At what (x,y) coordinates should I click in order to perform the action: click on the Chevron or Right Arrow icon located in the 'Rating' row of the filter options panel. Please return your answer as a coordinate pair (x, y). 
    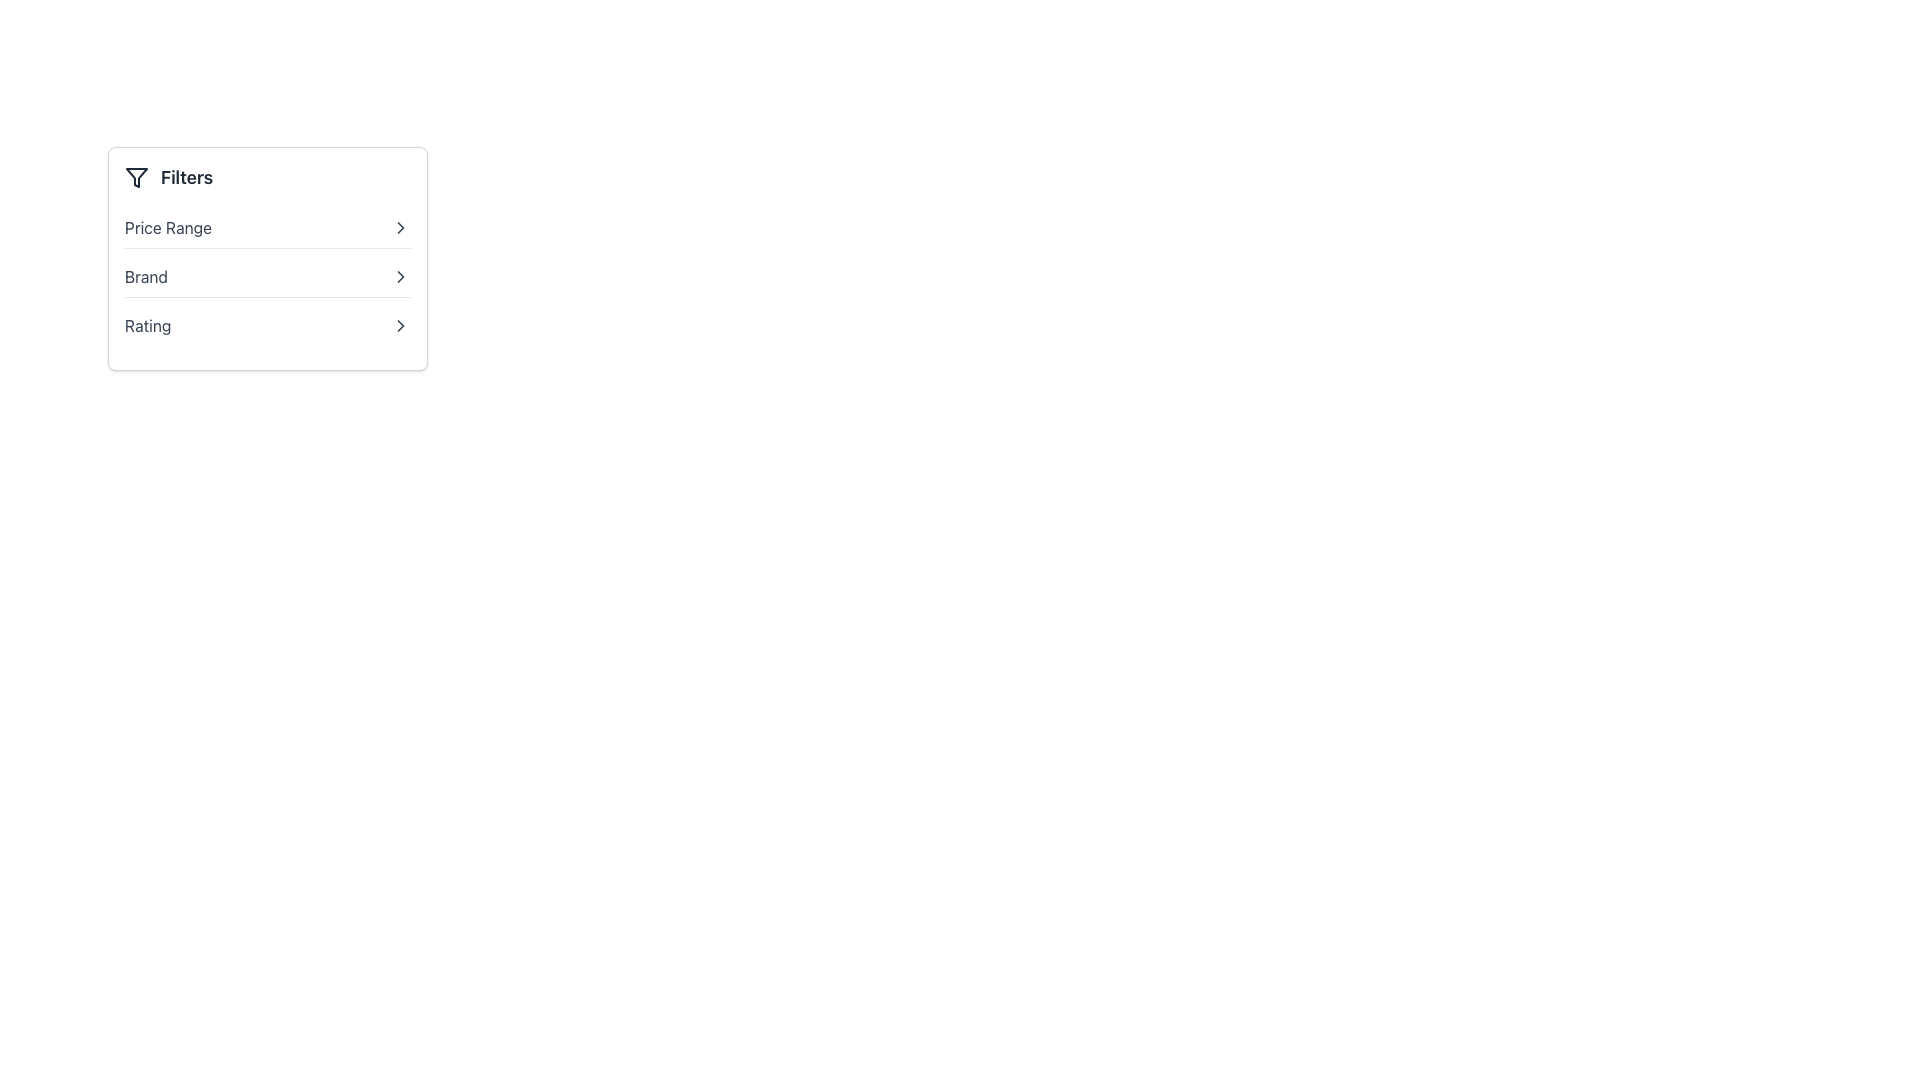
    Looking at the image, I should click on (400, 325).